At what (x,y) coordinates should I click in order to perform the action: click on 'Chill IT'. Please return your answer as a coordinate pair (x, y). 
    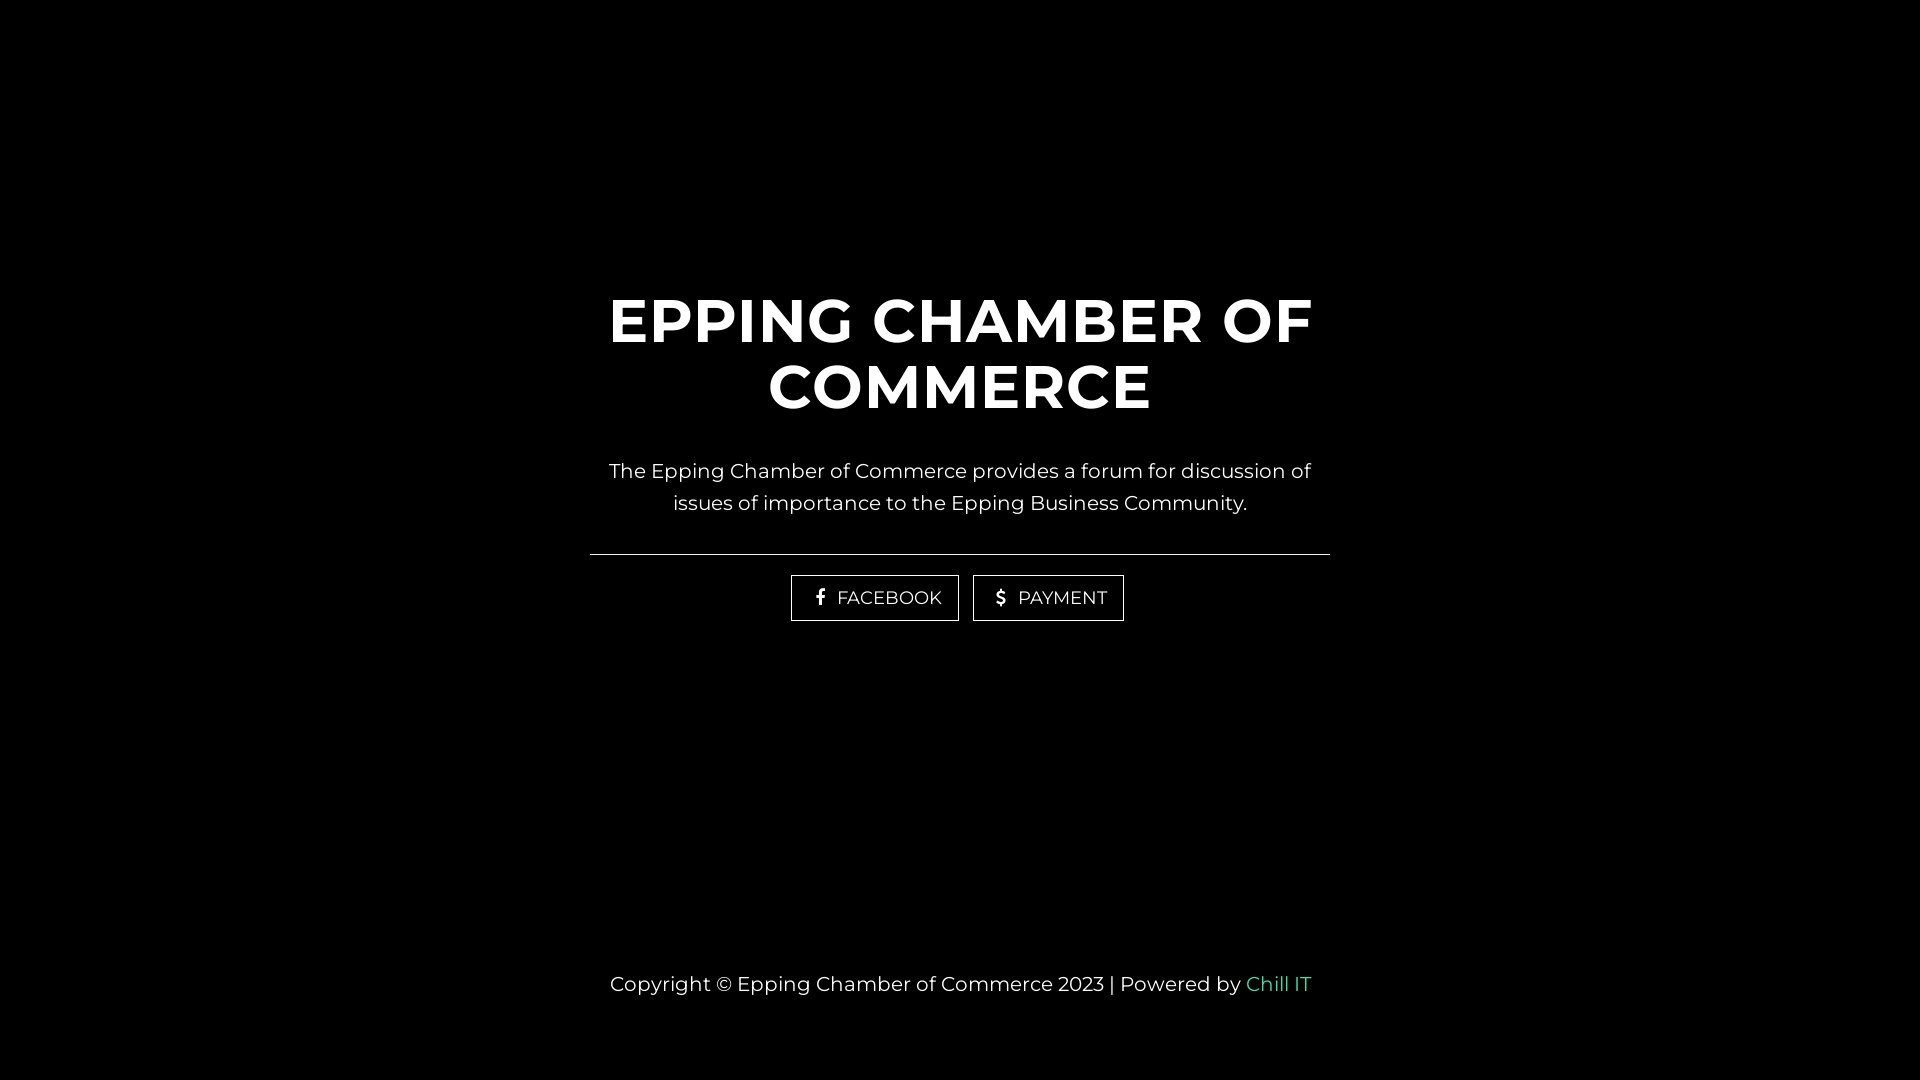
    Looking at the image, I should click on (1277, 982).